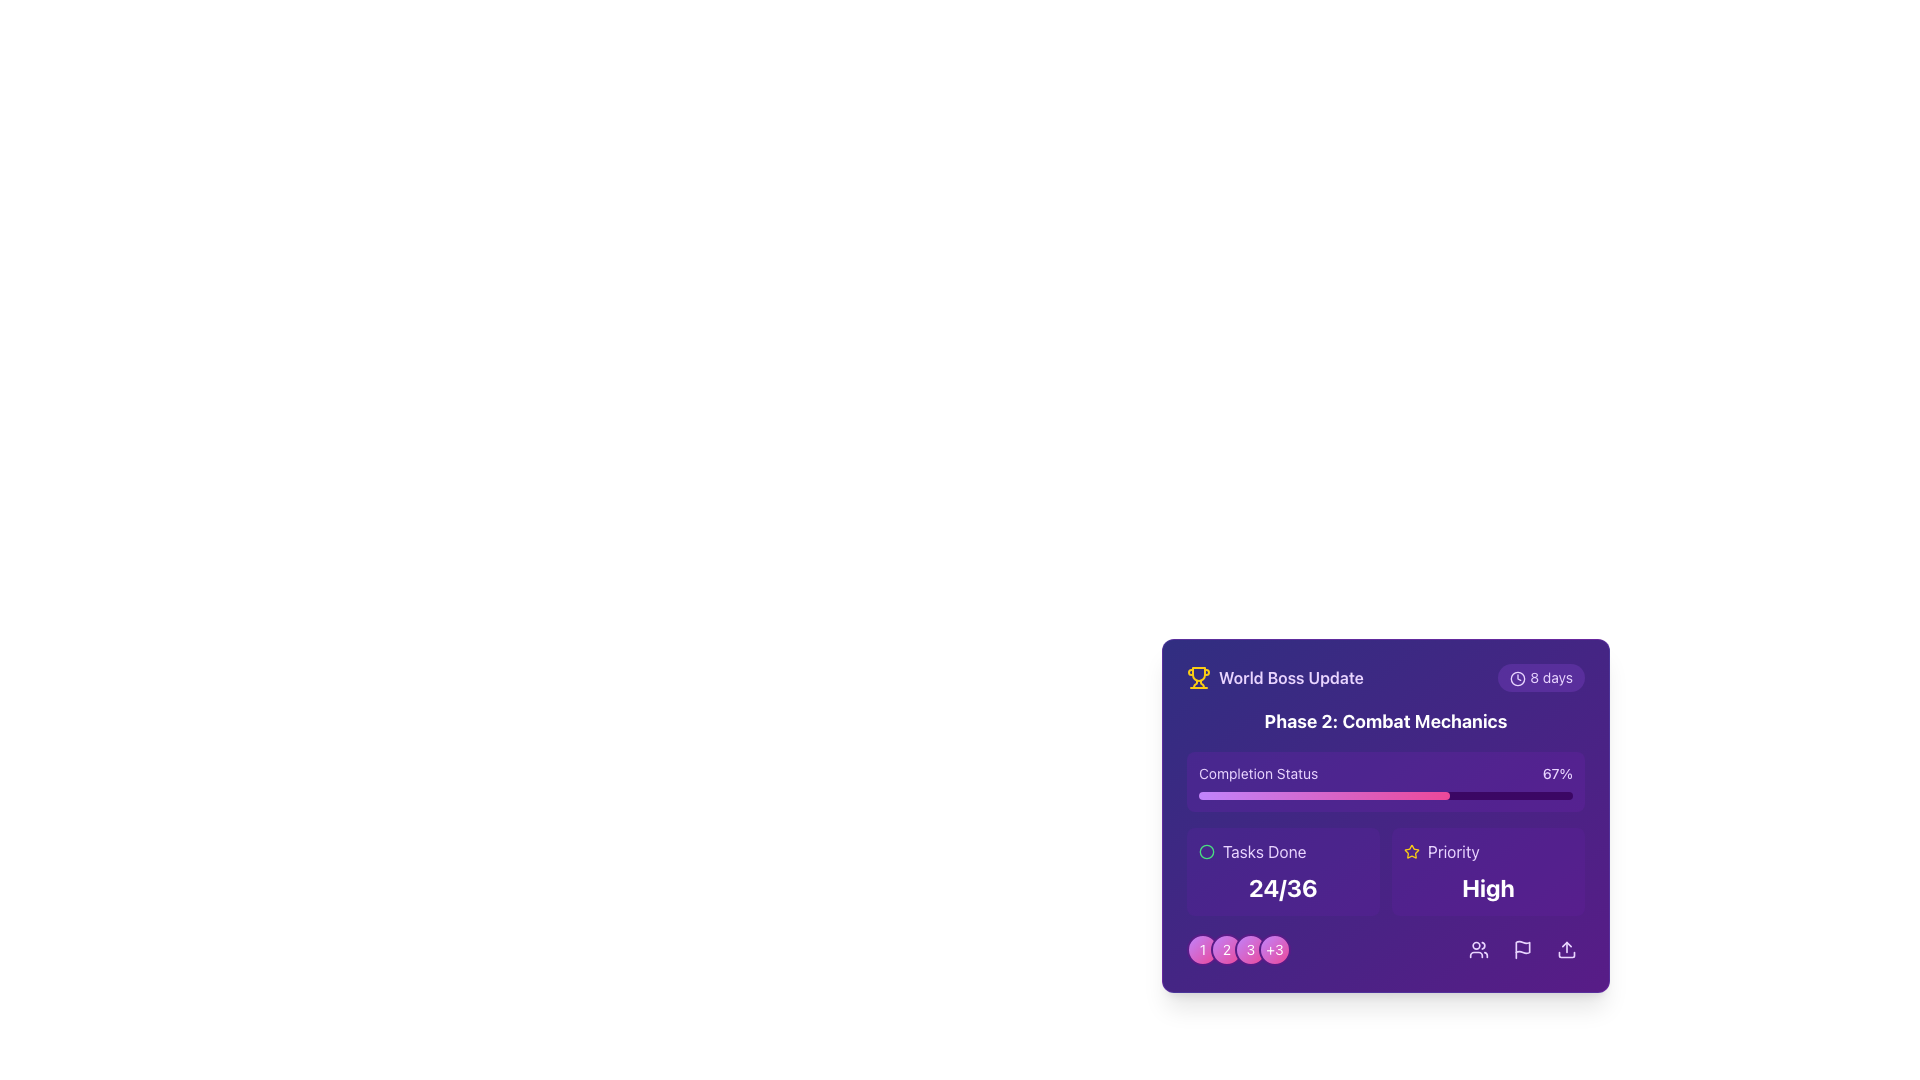  Describe the element at coordinates (1237, 948) in the screenshot. I see `the individual badge in the bottom-left corner of the purple rectangular card, which is part of a horizontal arrangement of circular badges displaying the numbers '1', '2', '3', and '+3'` at that location.